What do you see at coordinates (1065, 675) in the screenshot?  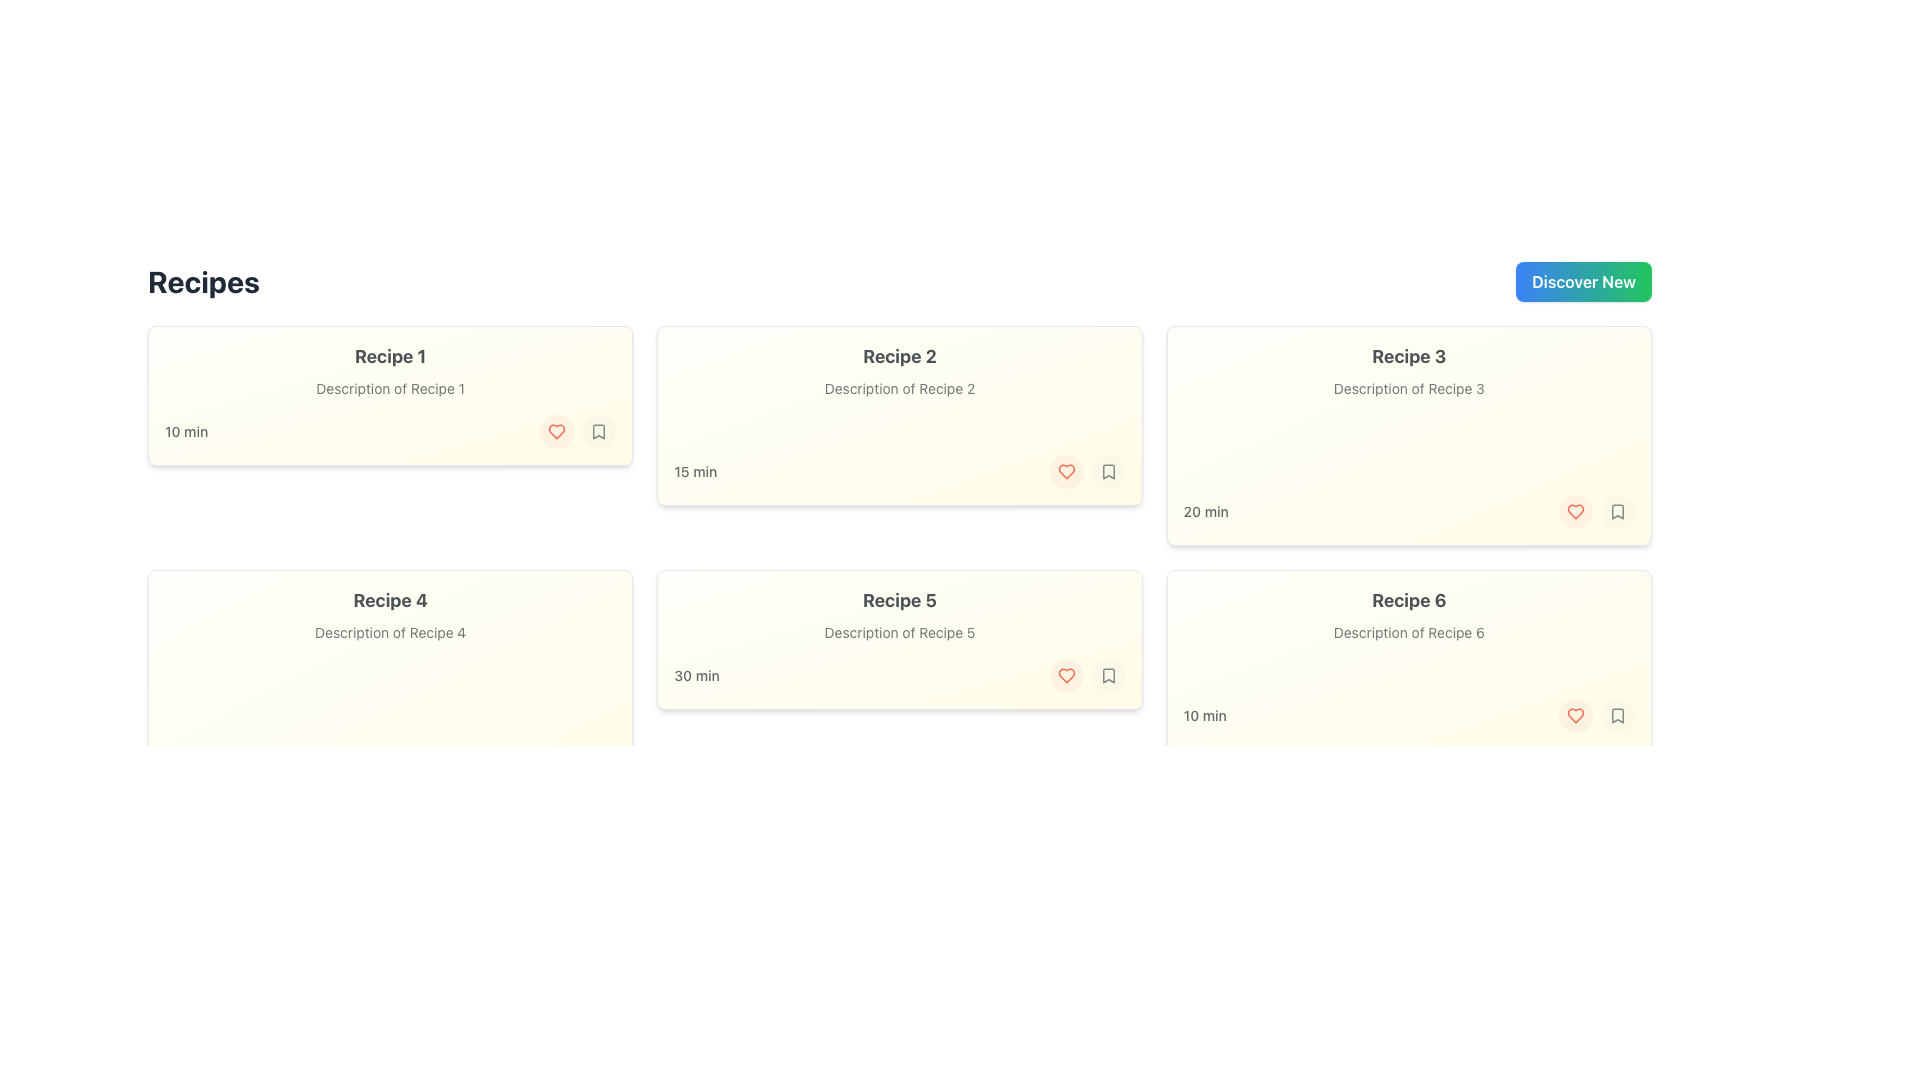 I see `the heart button at the lower right corner of the 'Recipe 5' card to like the recipe` at bounding box center [1065, 675].